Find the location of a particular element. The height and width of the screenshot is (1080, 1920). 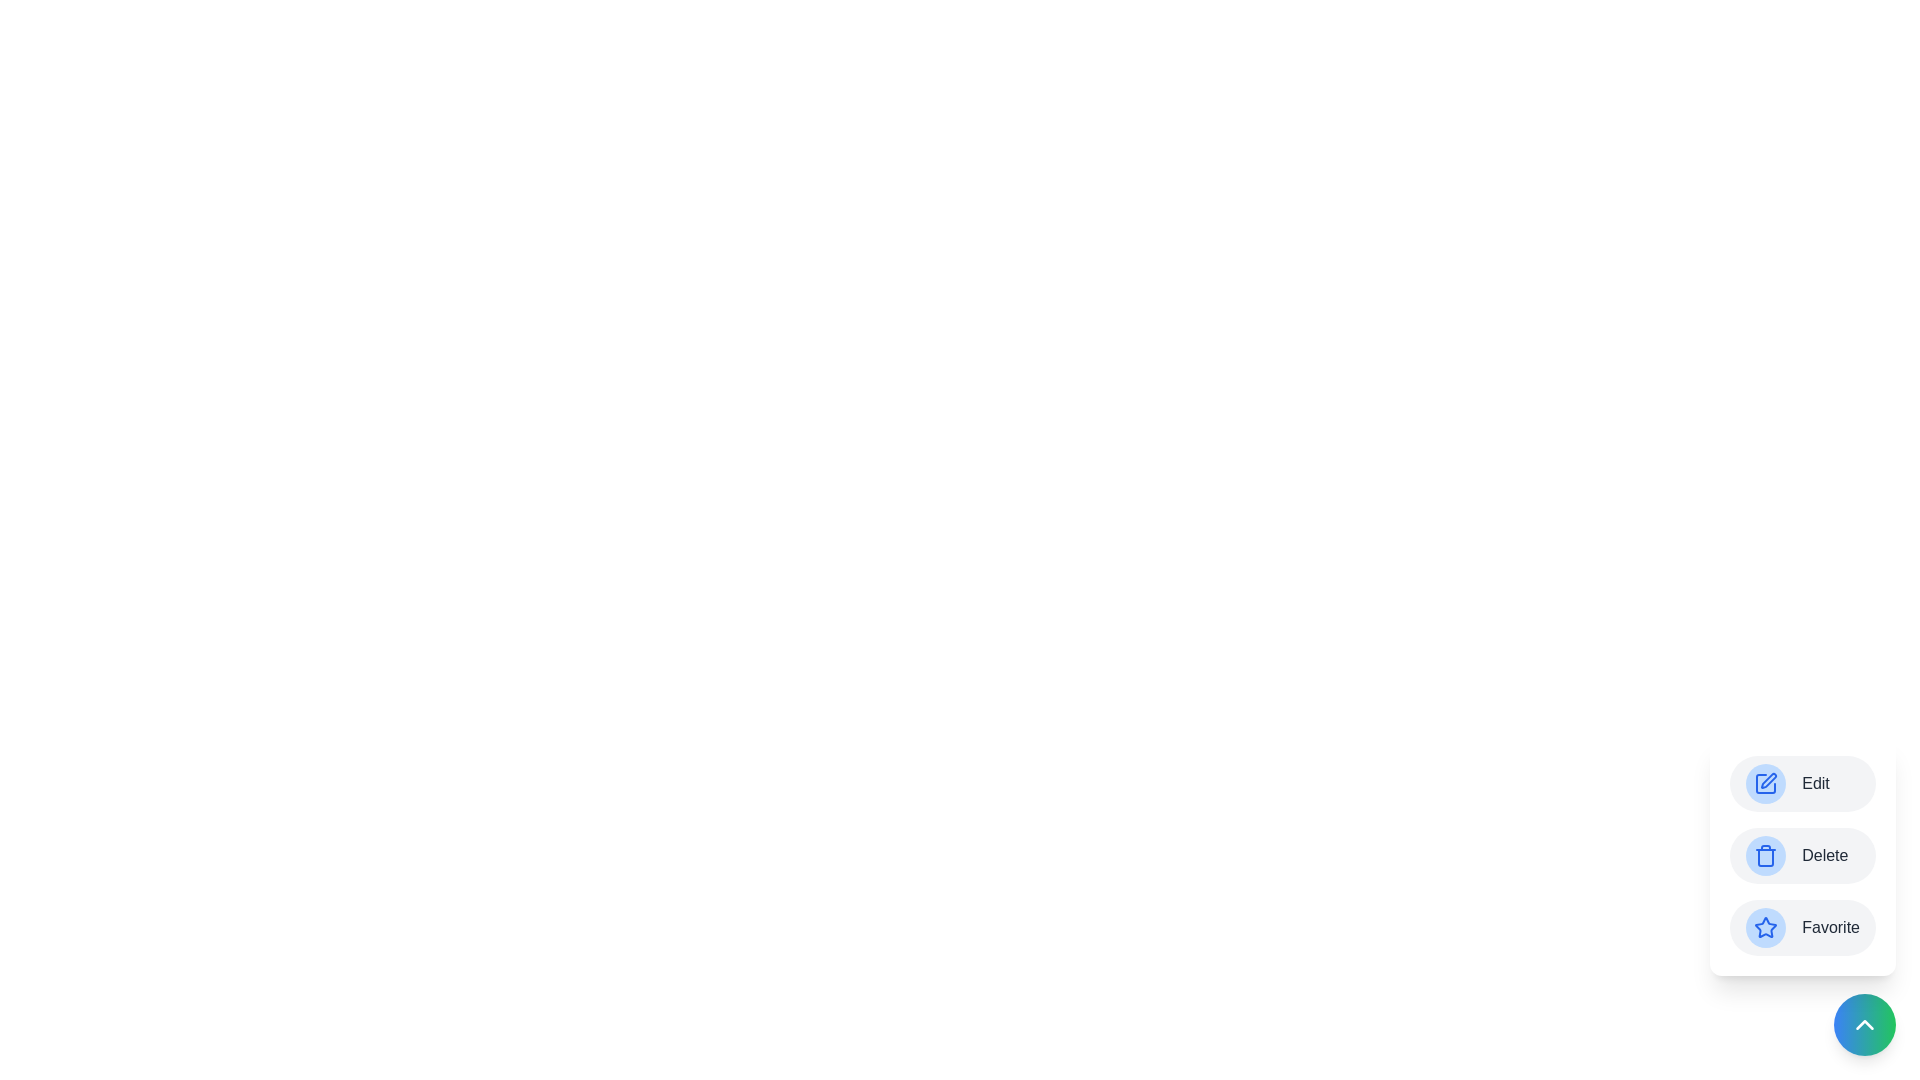

main toggle button to collapse the menu is located at coordinates (1864, 1025).